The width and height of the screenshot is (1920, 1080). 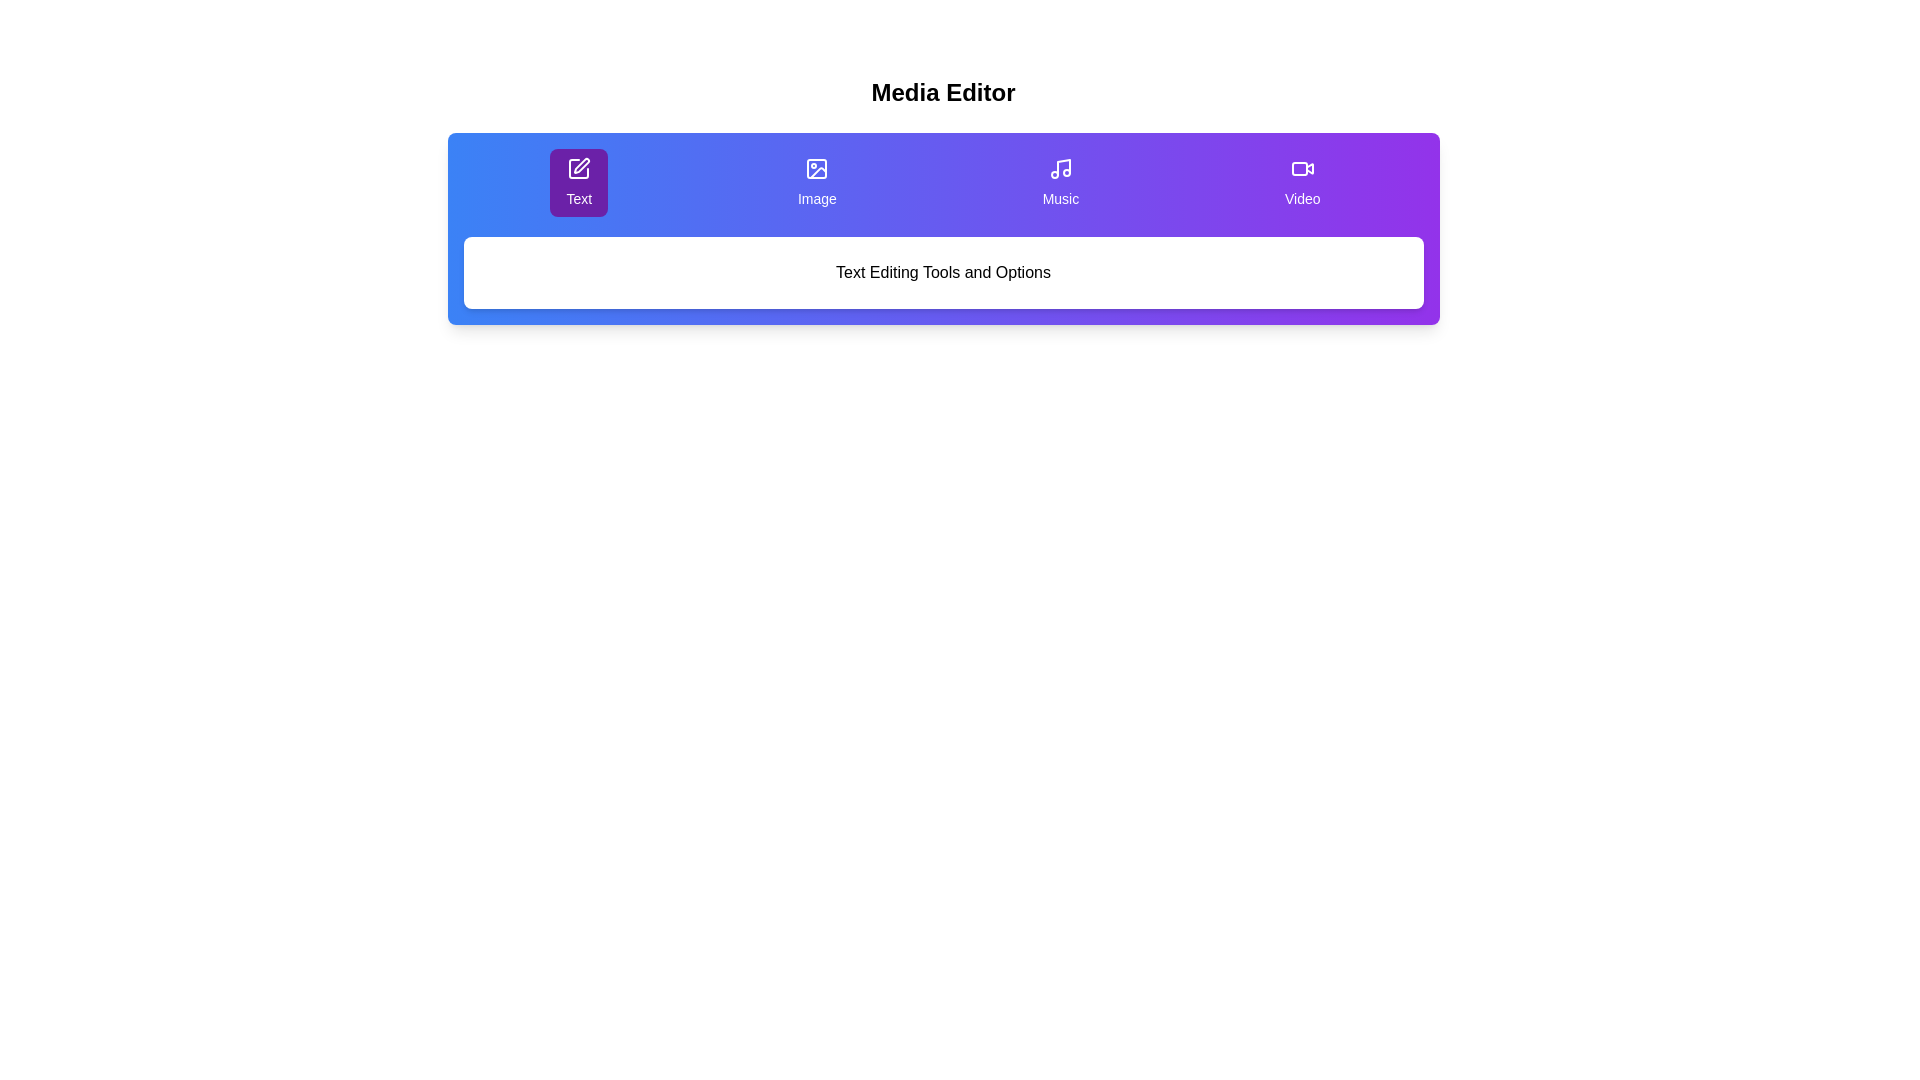 I want to click on the second button in the horizontal navigation menu, so click(x=817, y=182).